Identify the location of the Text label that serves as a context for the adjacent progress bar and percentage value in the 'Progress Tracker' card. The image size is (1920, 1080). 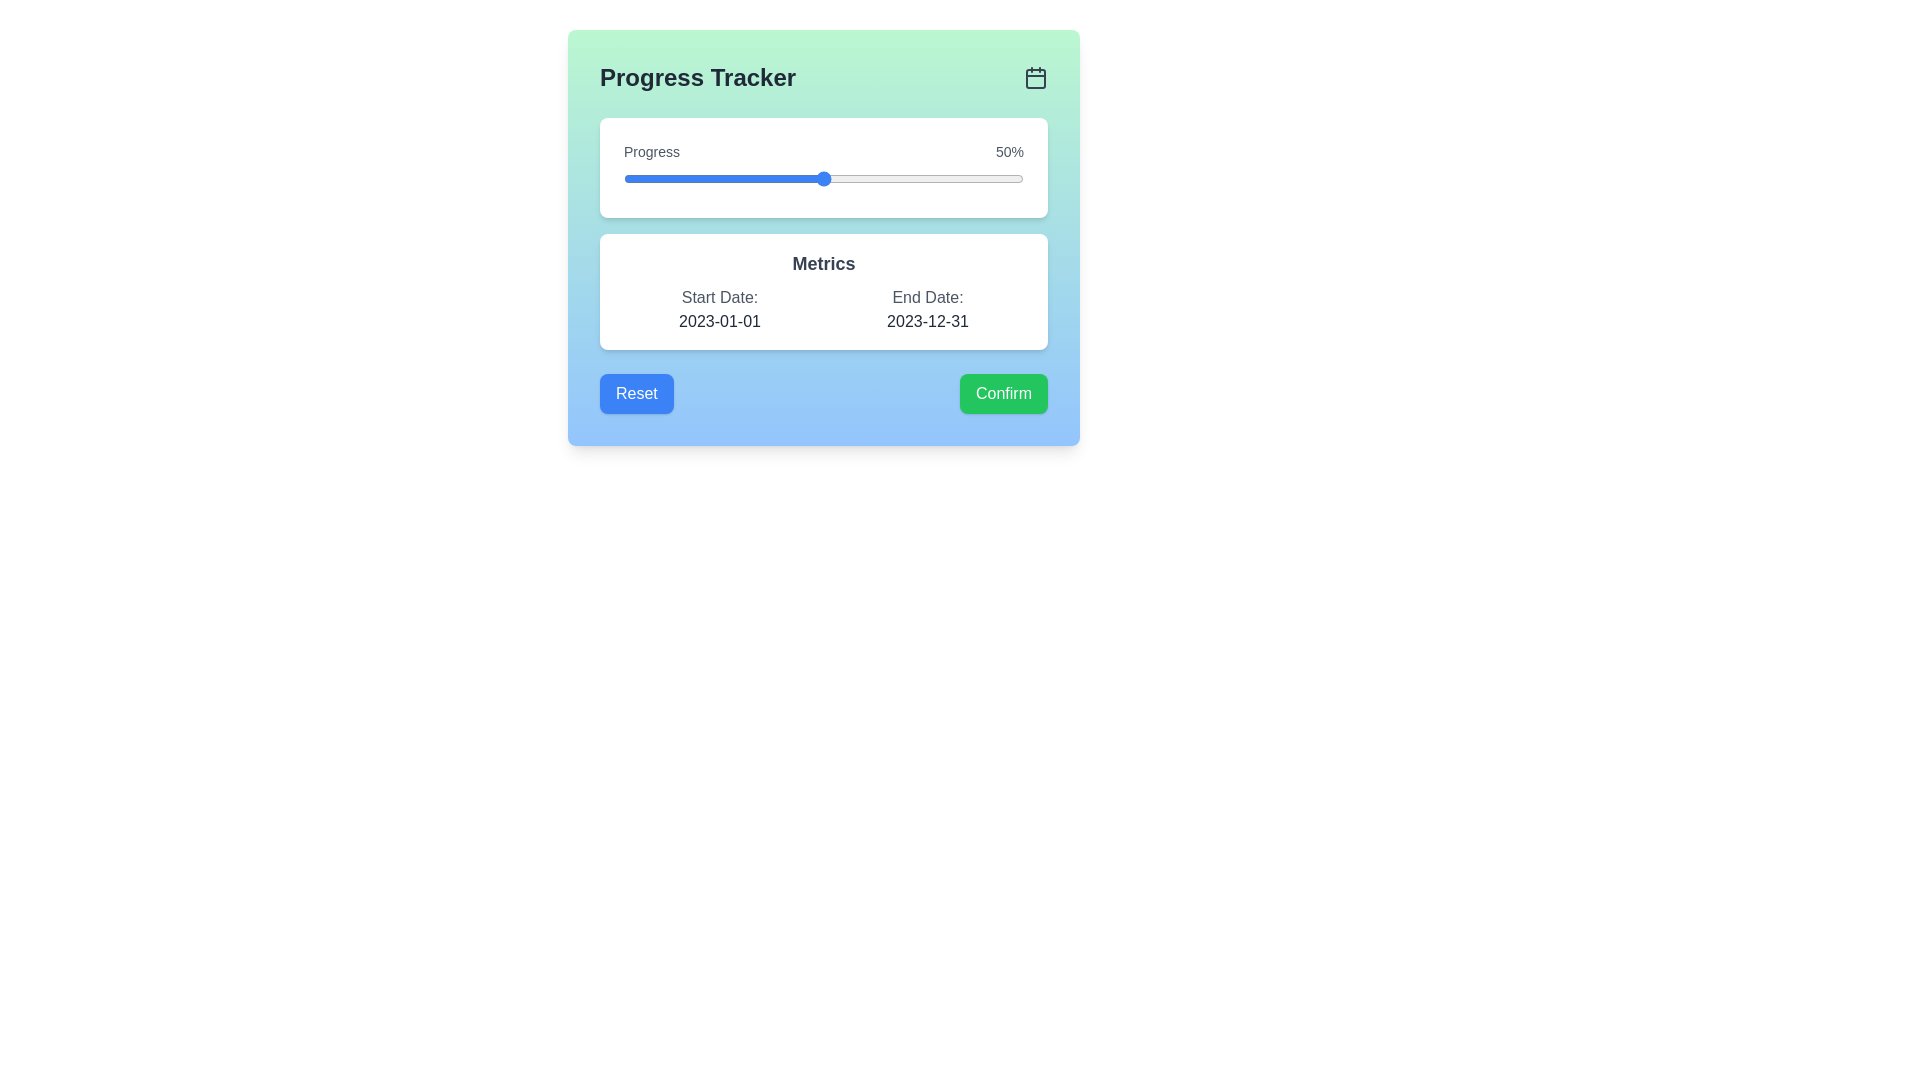
(652, 150).